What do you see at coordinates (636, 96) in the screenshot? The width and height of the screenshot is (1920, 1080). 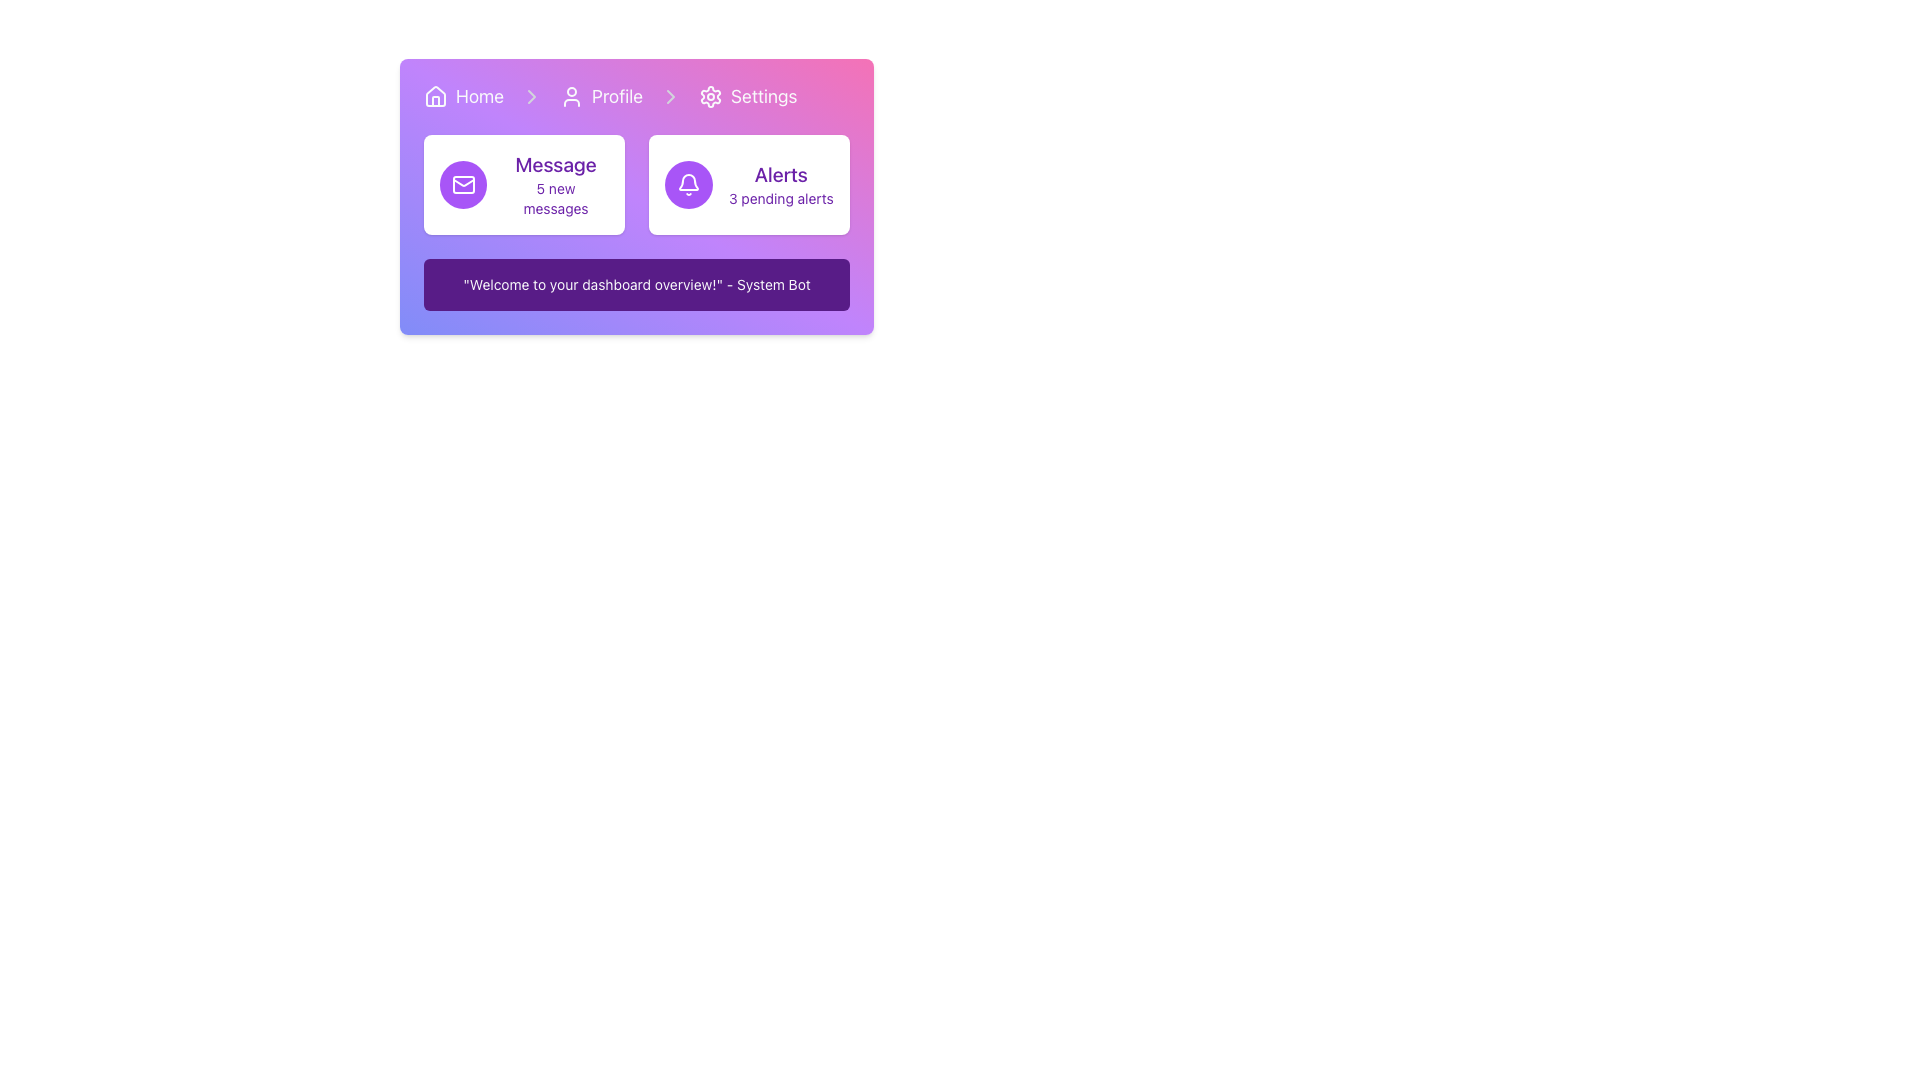 I see `the 'Profile' hyperlink located in the breadcrumb navigation bar` at bounding box center [636, 96].